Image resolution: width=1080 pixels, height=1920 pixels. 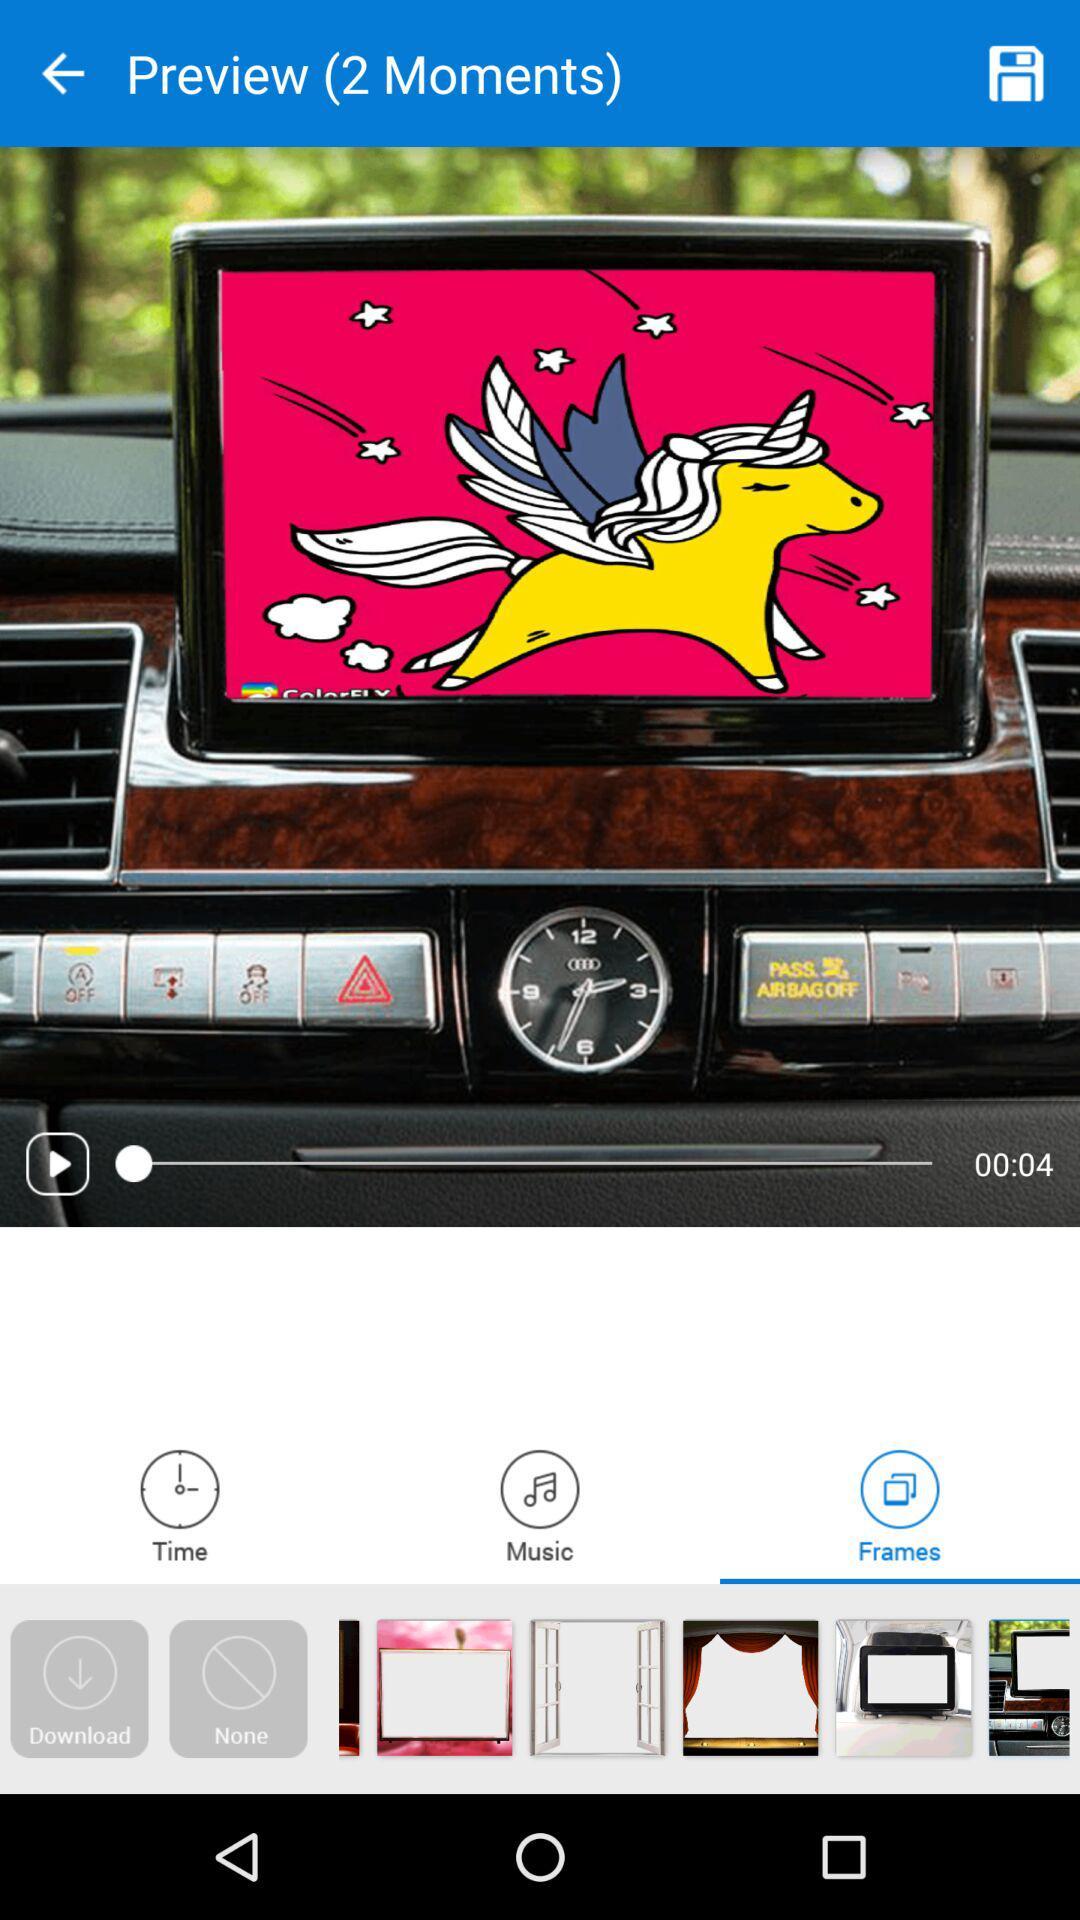 I want to click on music, so click(x=540, y=1505).